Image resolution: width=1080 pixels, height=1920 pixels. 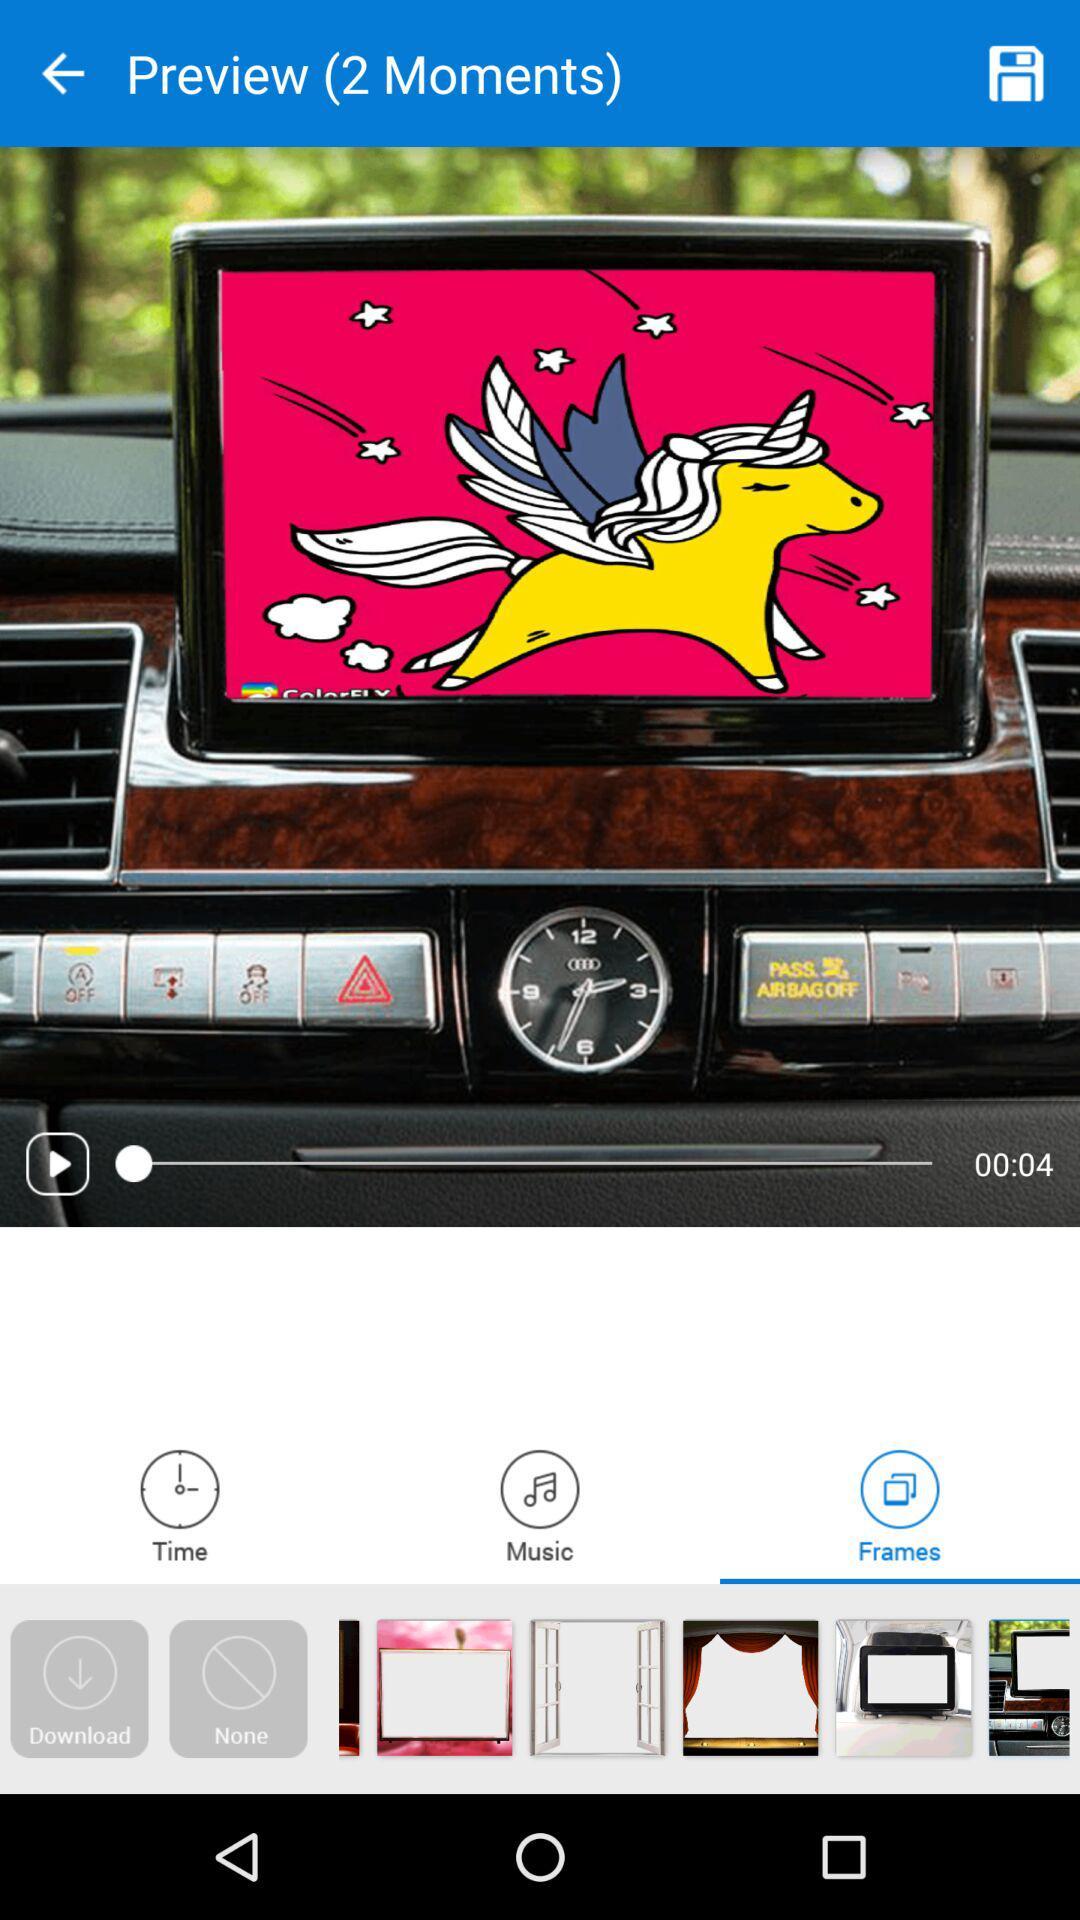 I want to click on music, so click(x=540, y=1505).